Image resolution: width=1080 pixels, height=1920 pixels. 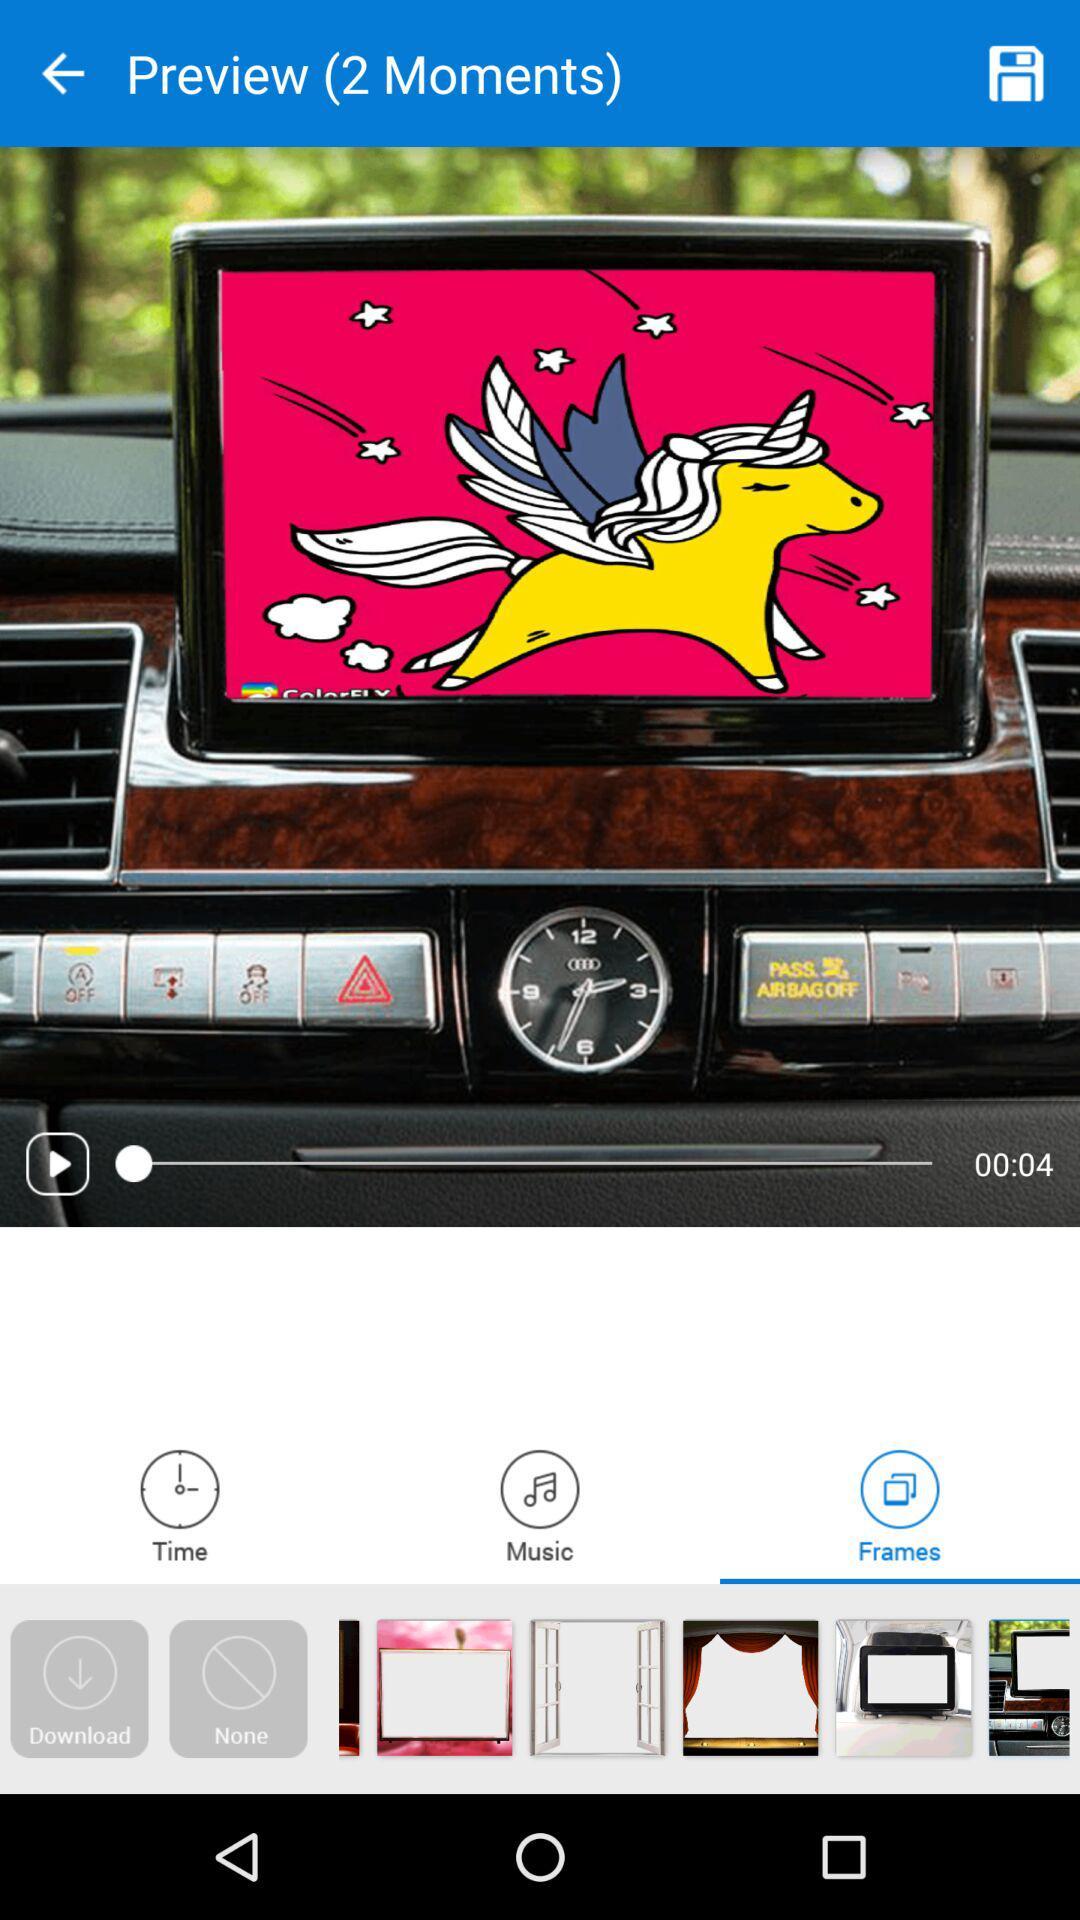 I want to click on music, so click(x=540, y=1505).